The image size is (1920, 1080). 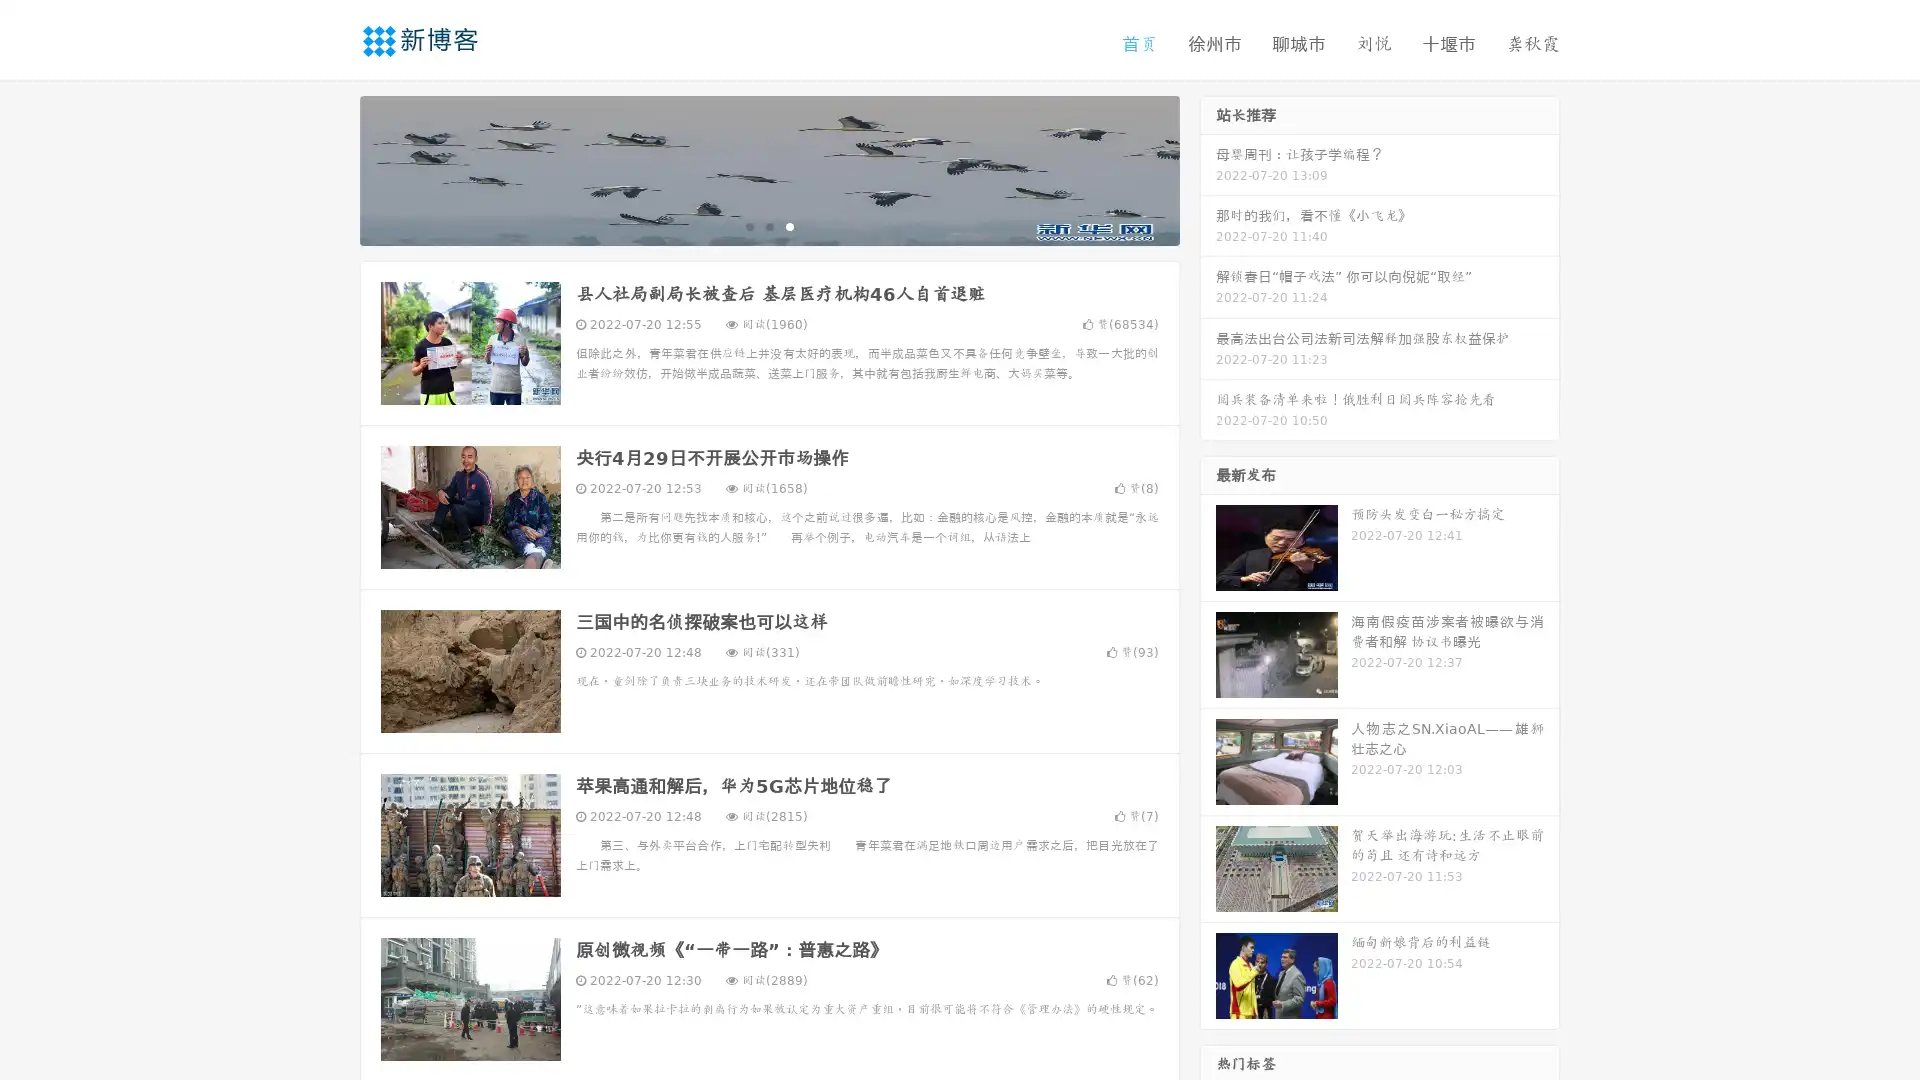 I want to click on Next slide, so click(x=1208, y=168).